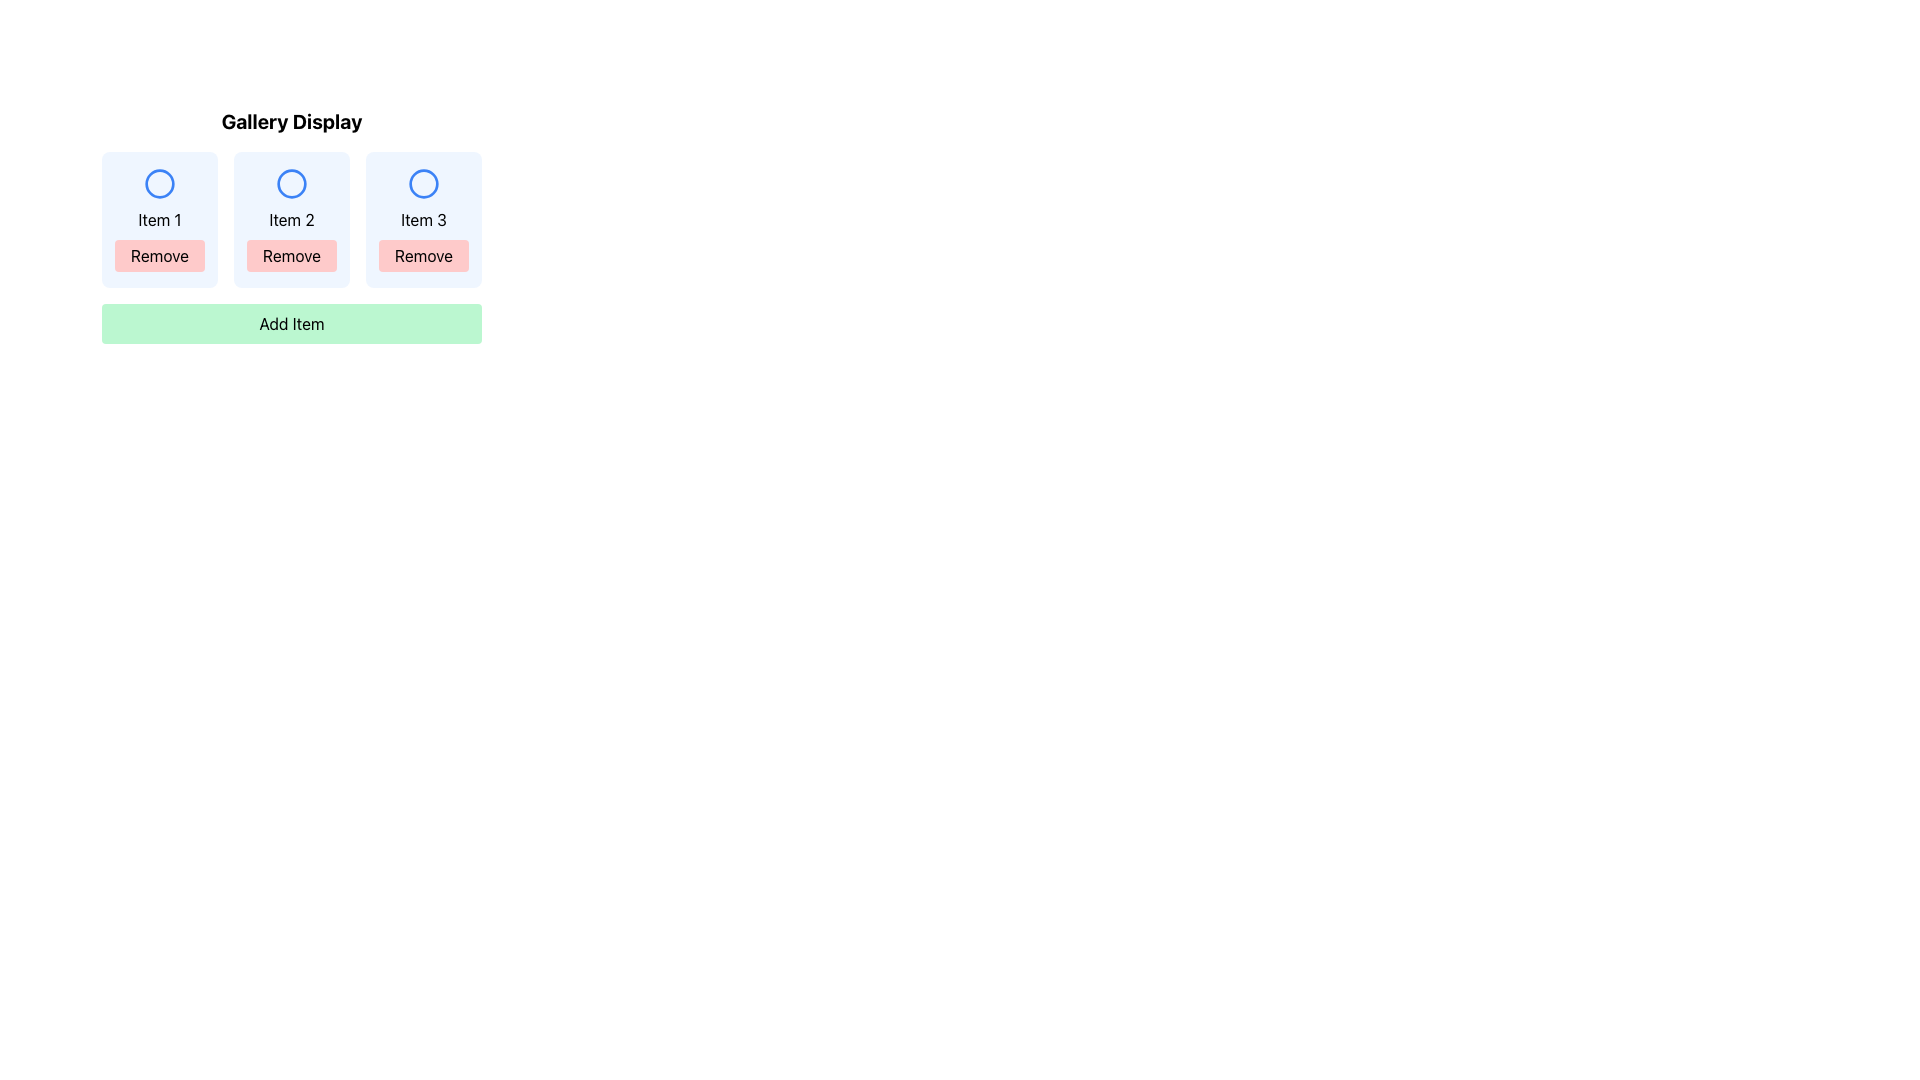 The width and height of the screenshot is (1920, 1080). What do you see at coordinates (158, 184) in the screenshot?
I see `the circular SVG graphic icon with a blue outline located above the text label 'Item 1' within the first card of three horizontally aligned cards` at bounding box center [158, 184].